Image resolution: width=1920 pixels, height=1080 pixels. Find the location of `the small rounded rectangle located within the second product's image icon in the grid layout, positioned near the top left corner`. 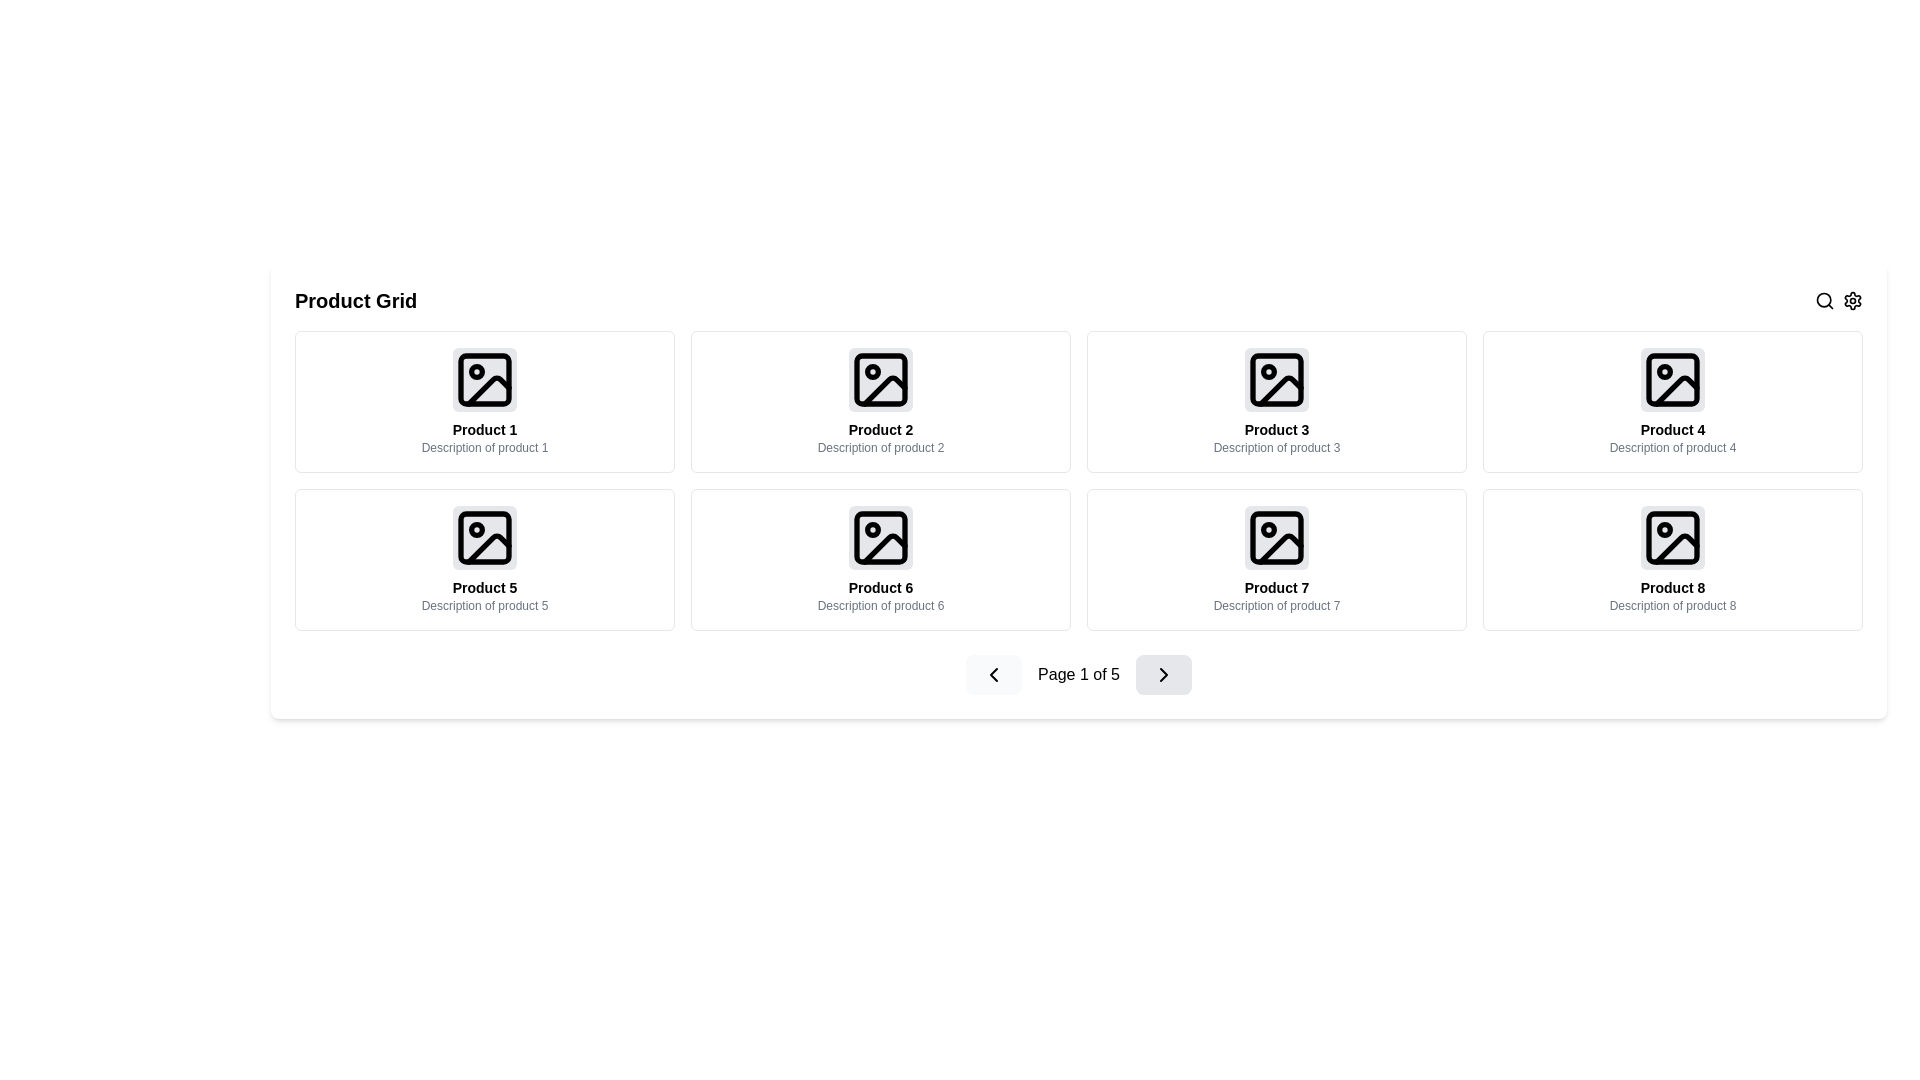

the small rounded rectangle located within the second product's image icon in the grid layout, positioned near the top left corner is located at coordinates (880, 380).